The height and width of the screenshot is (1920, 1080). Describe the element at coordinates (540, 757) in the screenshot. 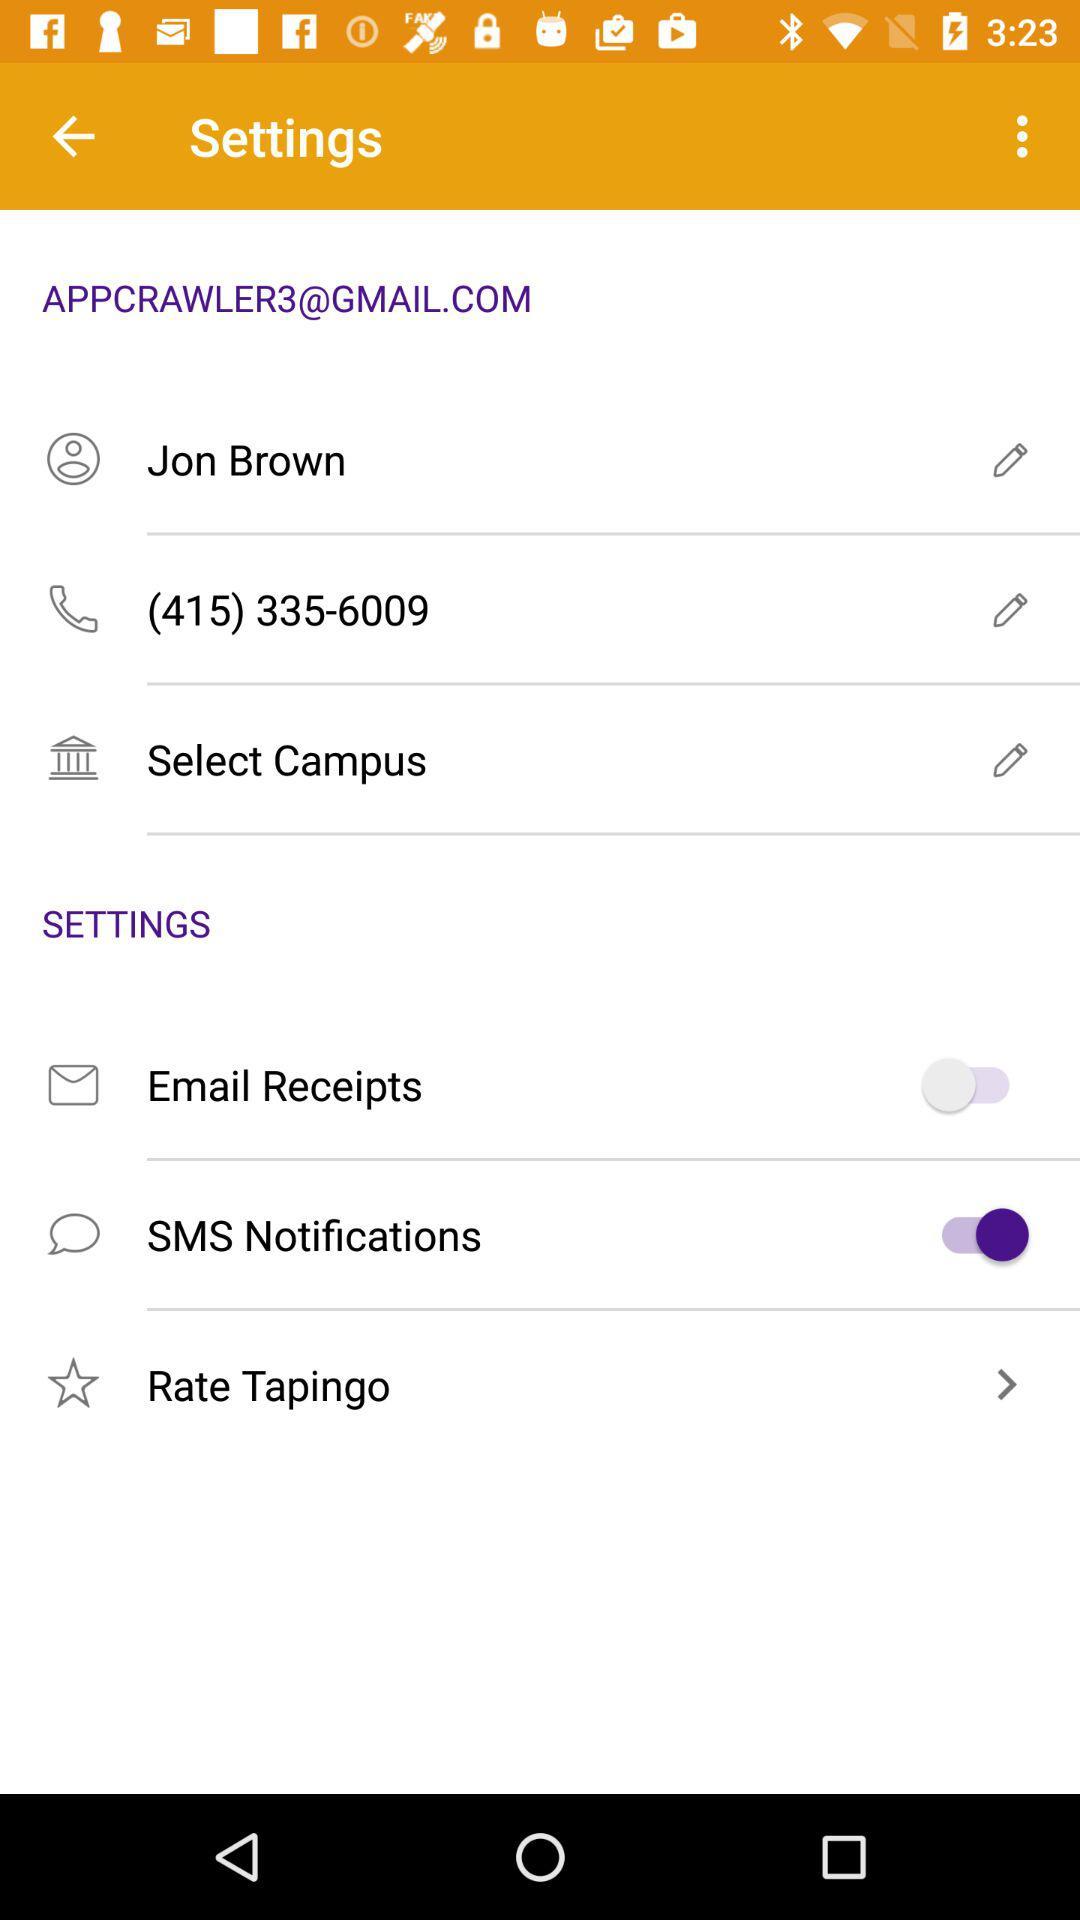

I see `select campus item` at that location.